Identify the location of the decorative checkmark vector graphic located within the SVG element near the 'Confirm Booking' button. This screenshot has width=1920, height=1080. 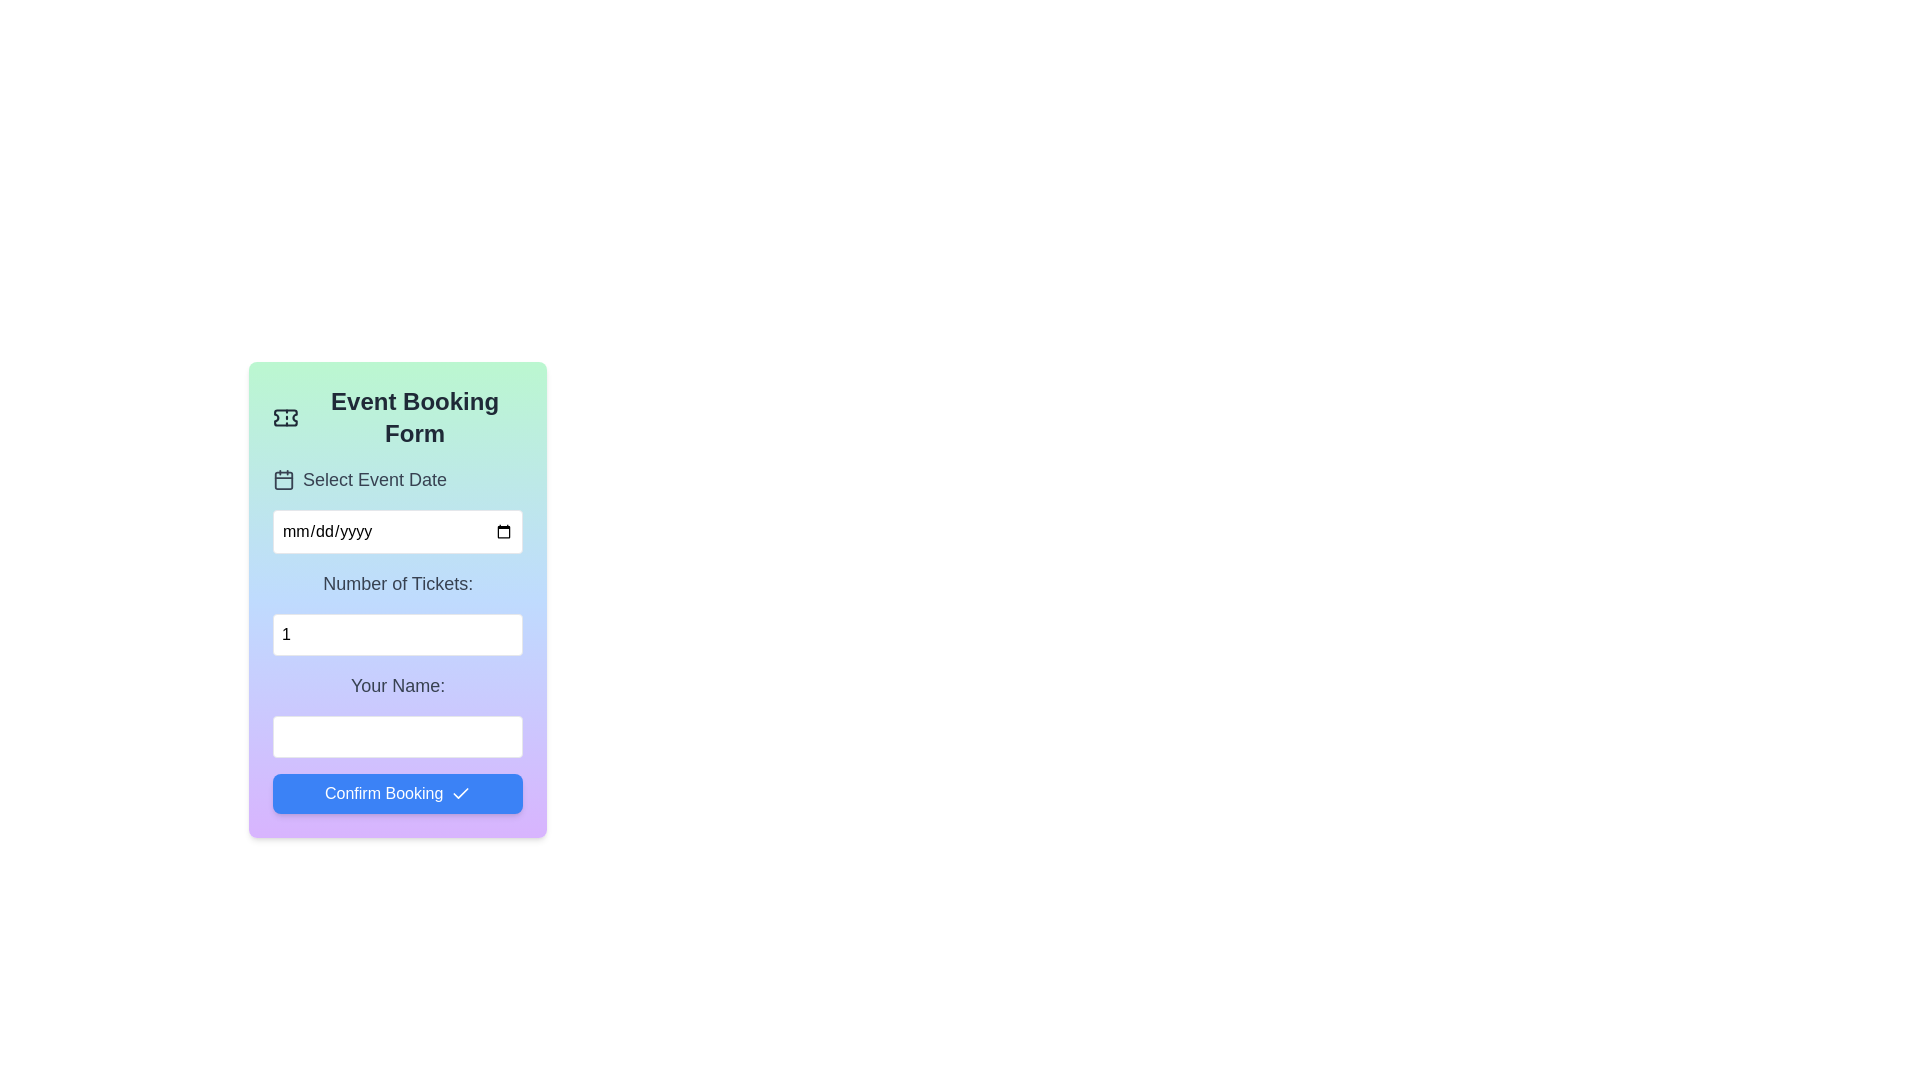
(460, 792).